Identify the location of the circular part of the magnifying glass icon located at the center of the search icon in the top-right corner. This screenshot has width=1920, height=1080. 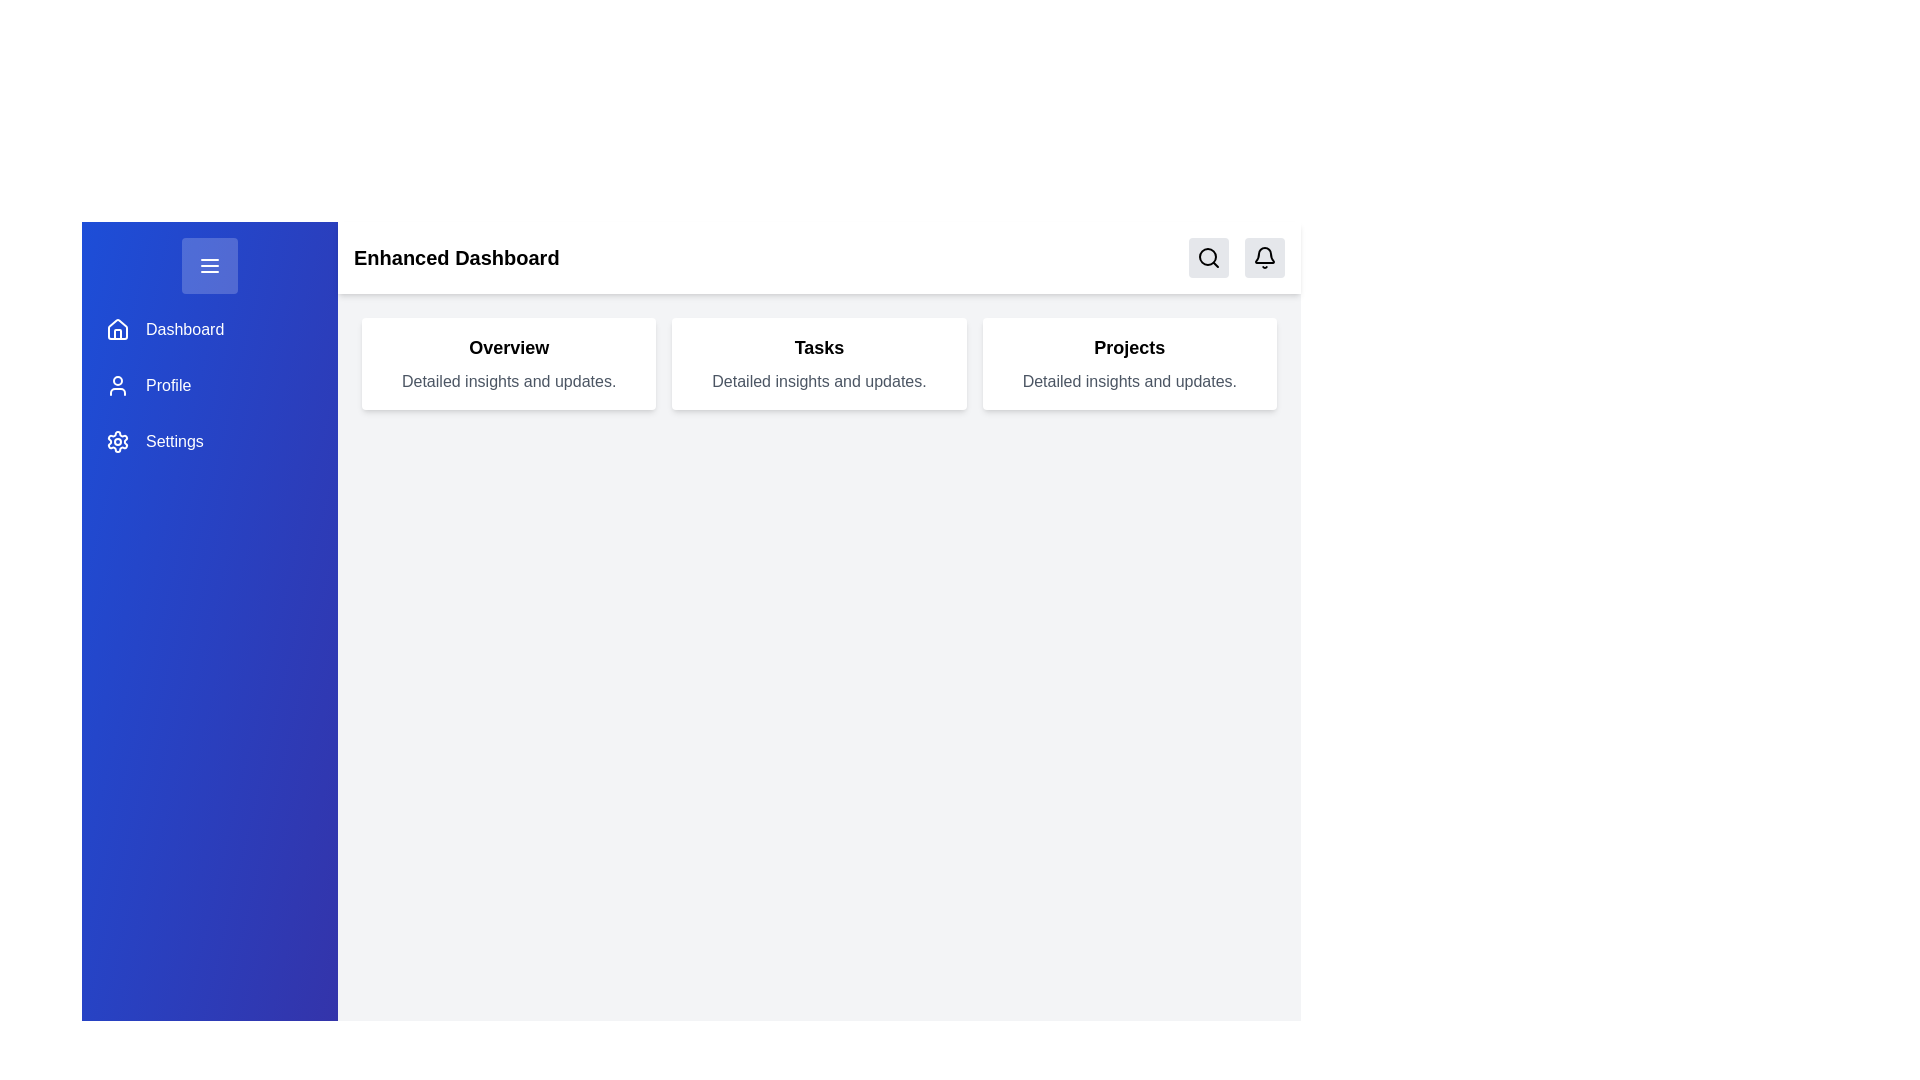
(1207, 256).